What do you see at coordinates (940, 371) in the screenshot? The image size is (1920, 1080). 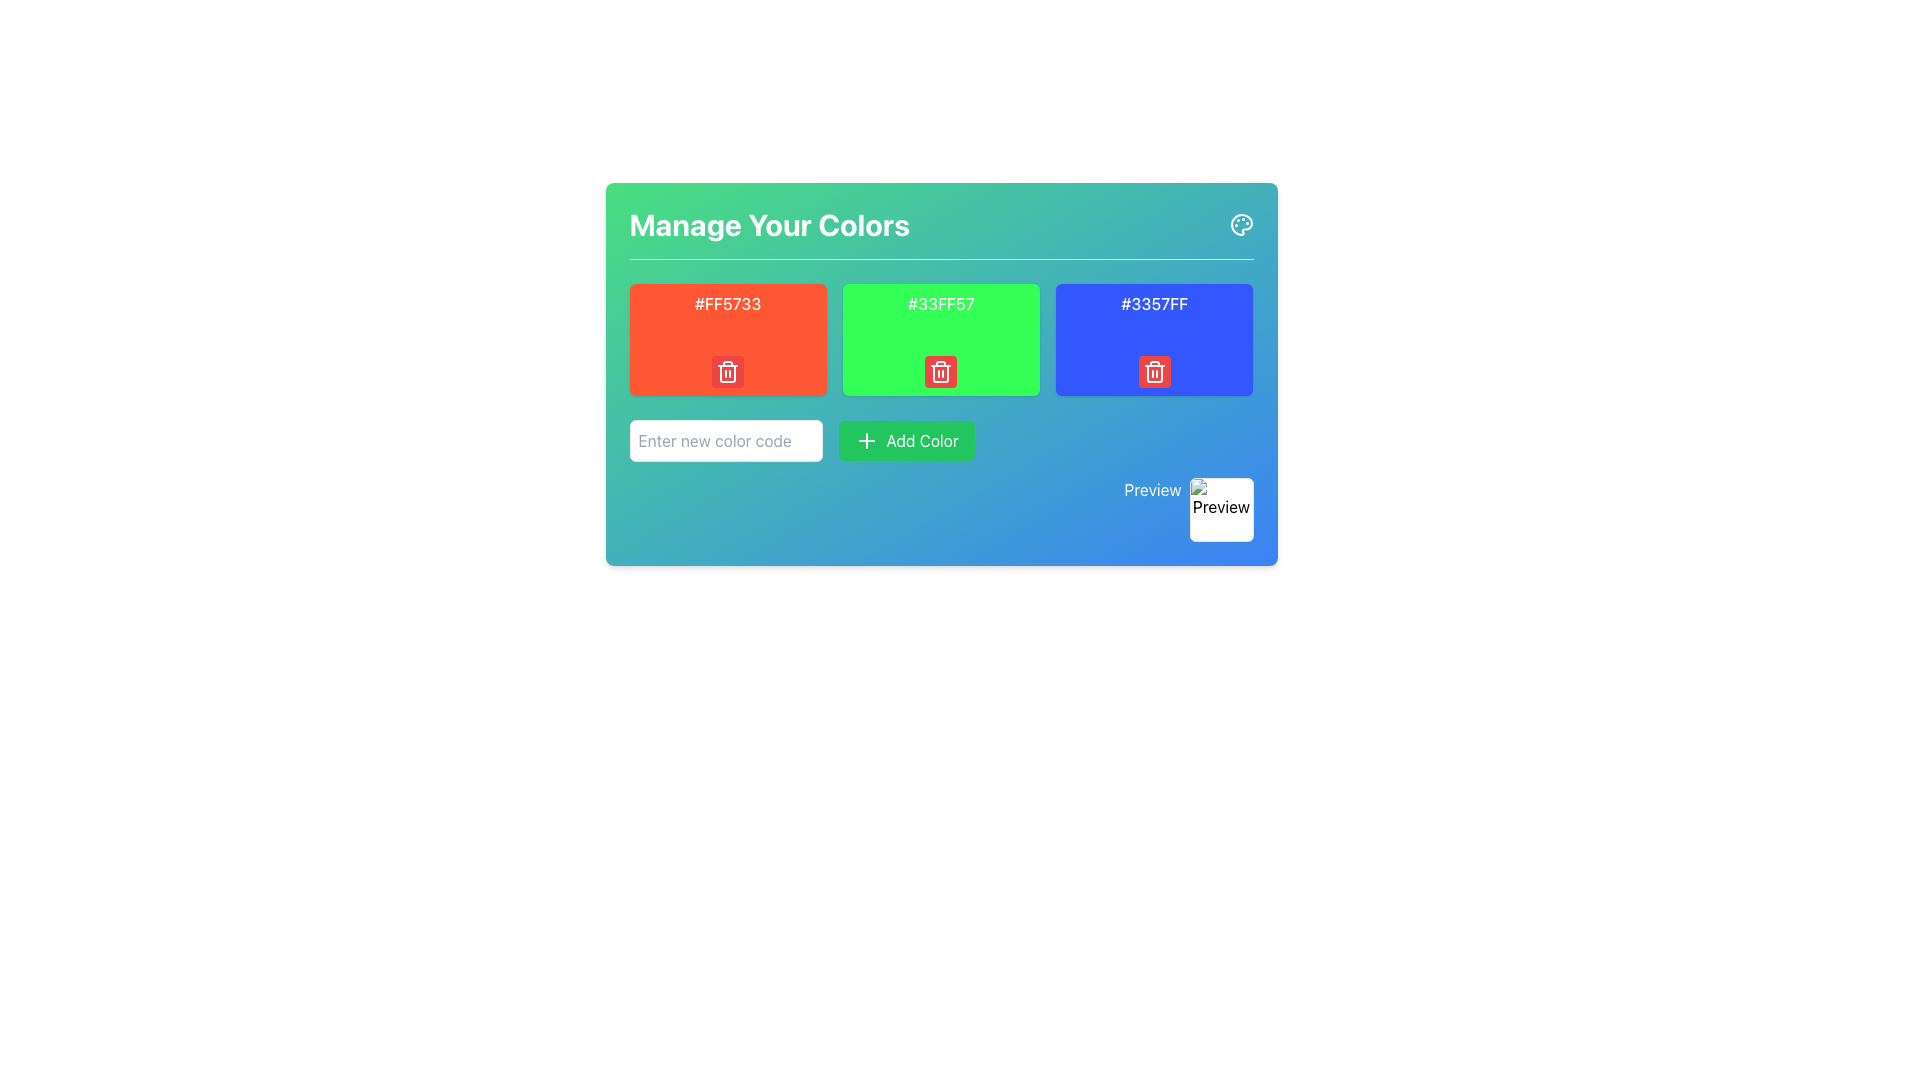 I see `the delete button located in the middle of the green-colored section` at bounding box center [940, 371].